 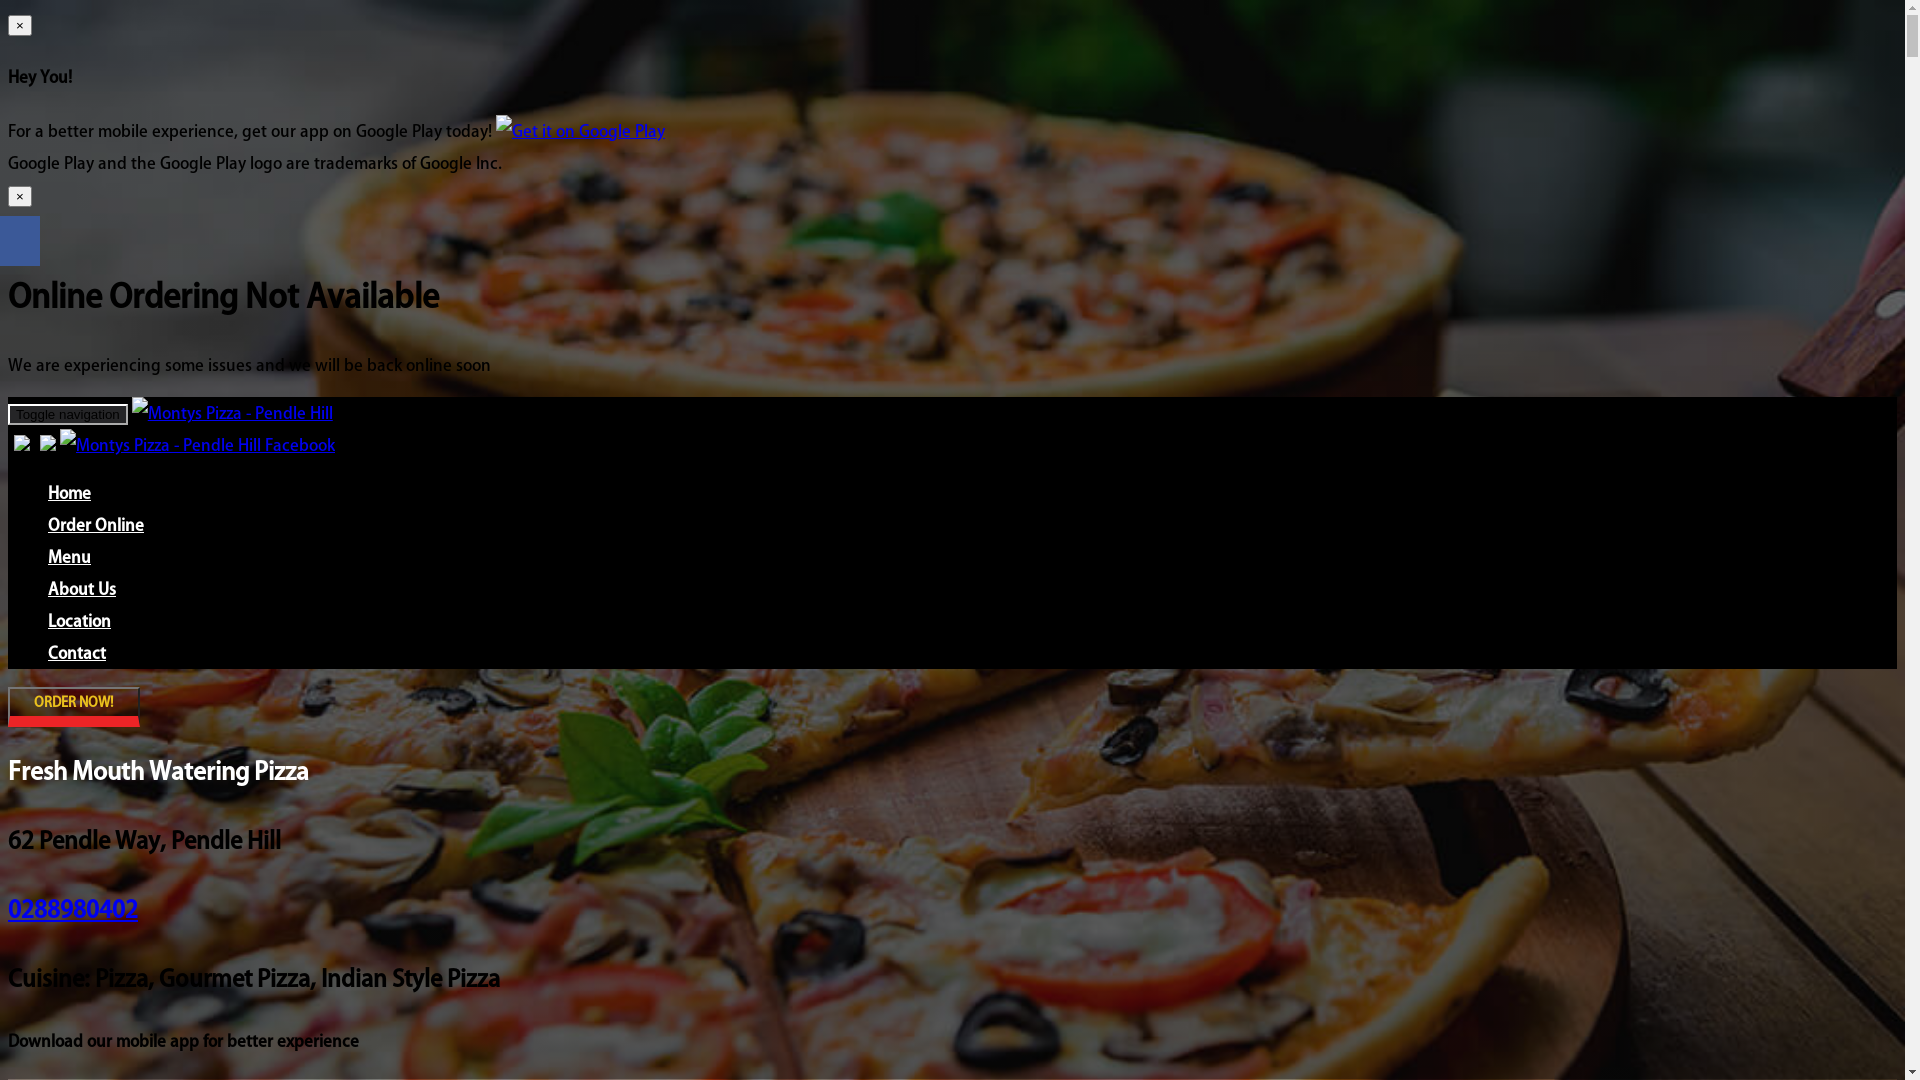 What do you see at coordinates (79, 620) in the screenshot?
I see `'Location'` at bounding box center [79, 620].